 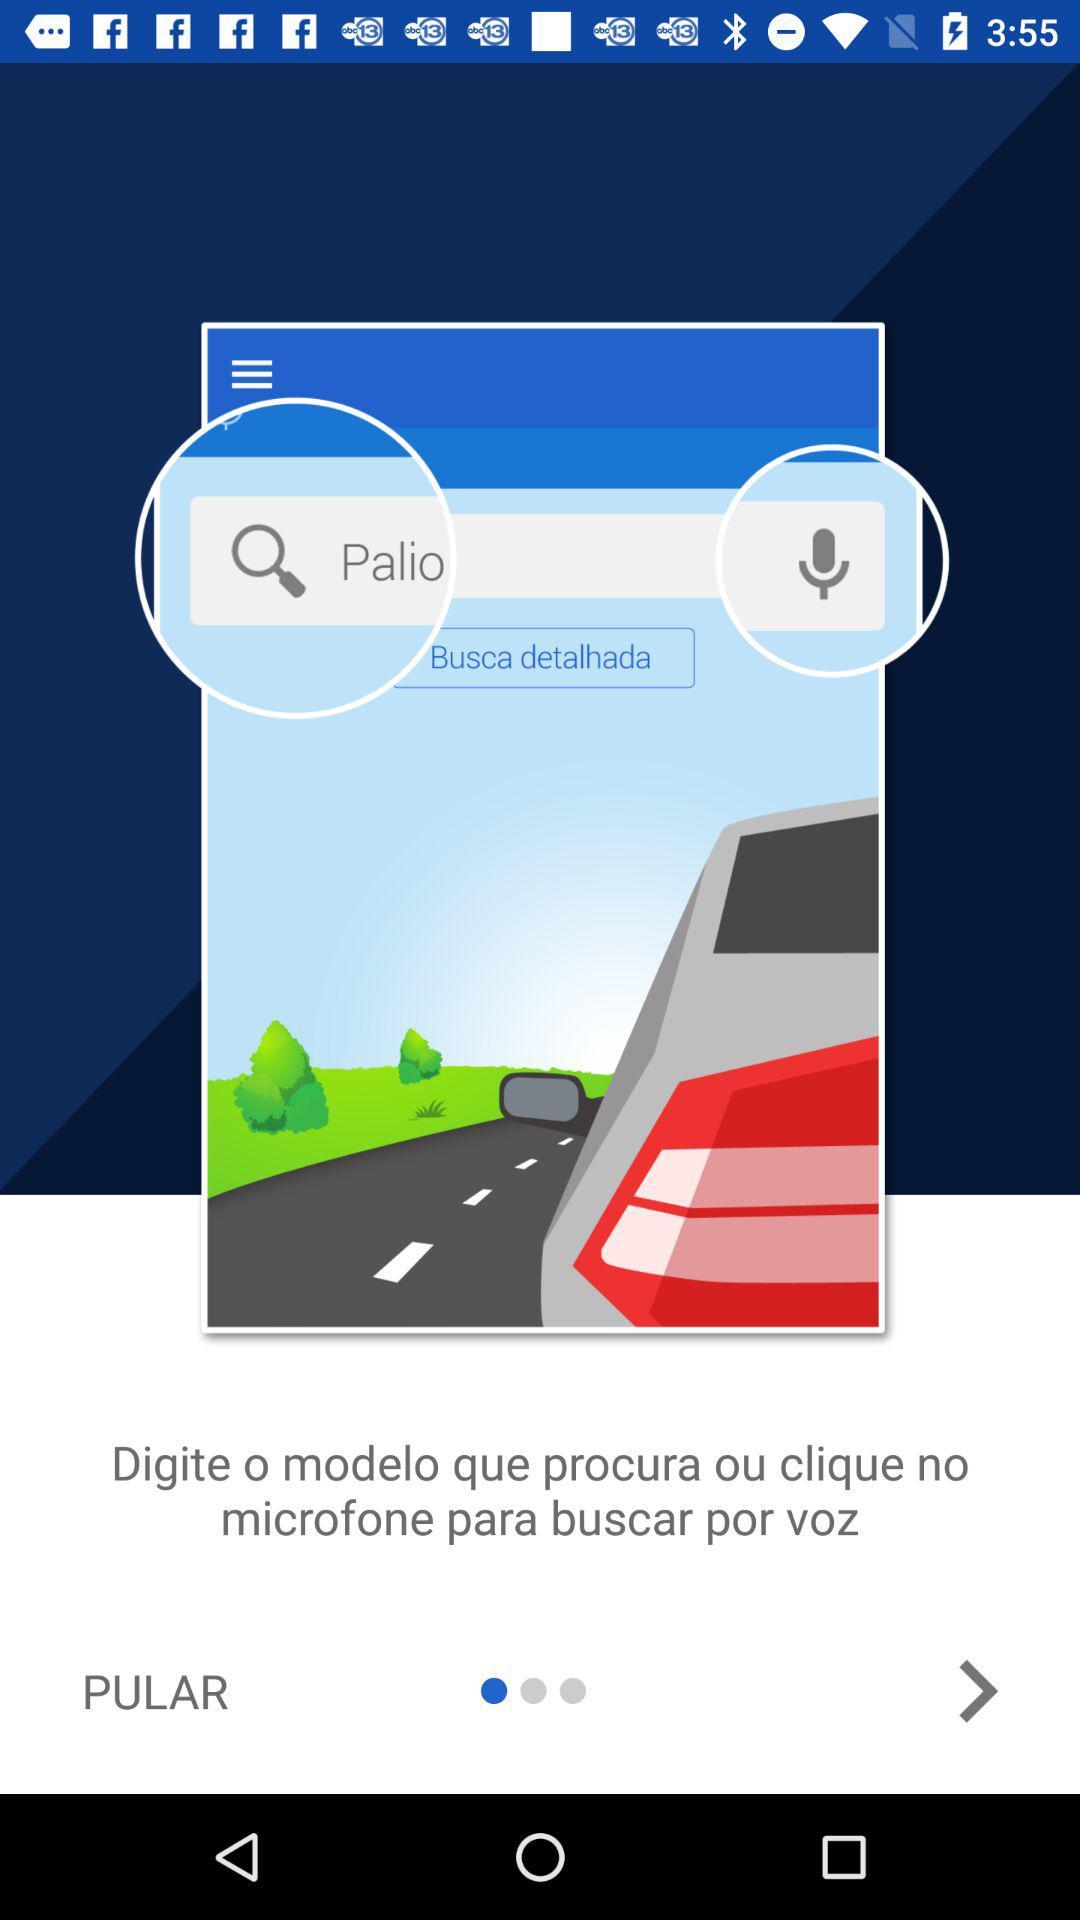 What do you see at coordinates (976, 1690) in the screenshot?
I see `the arrow_forward icon` at bounding box center [976, 1690].